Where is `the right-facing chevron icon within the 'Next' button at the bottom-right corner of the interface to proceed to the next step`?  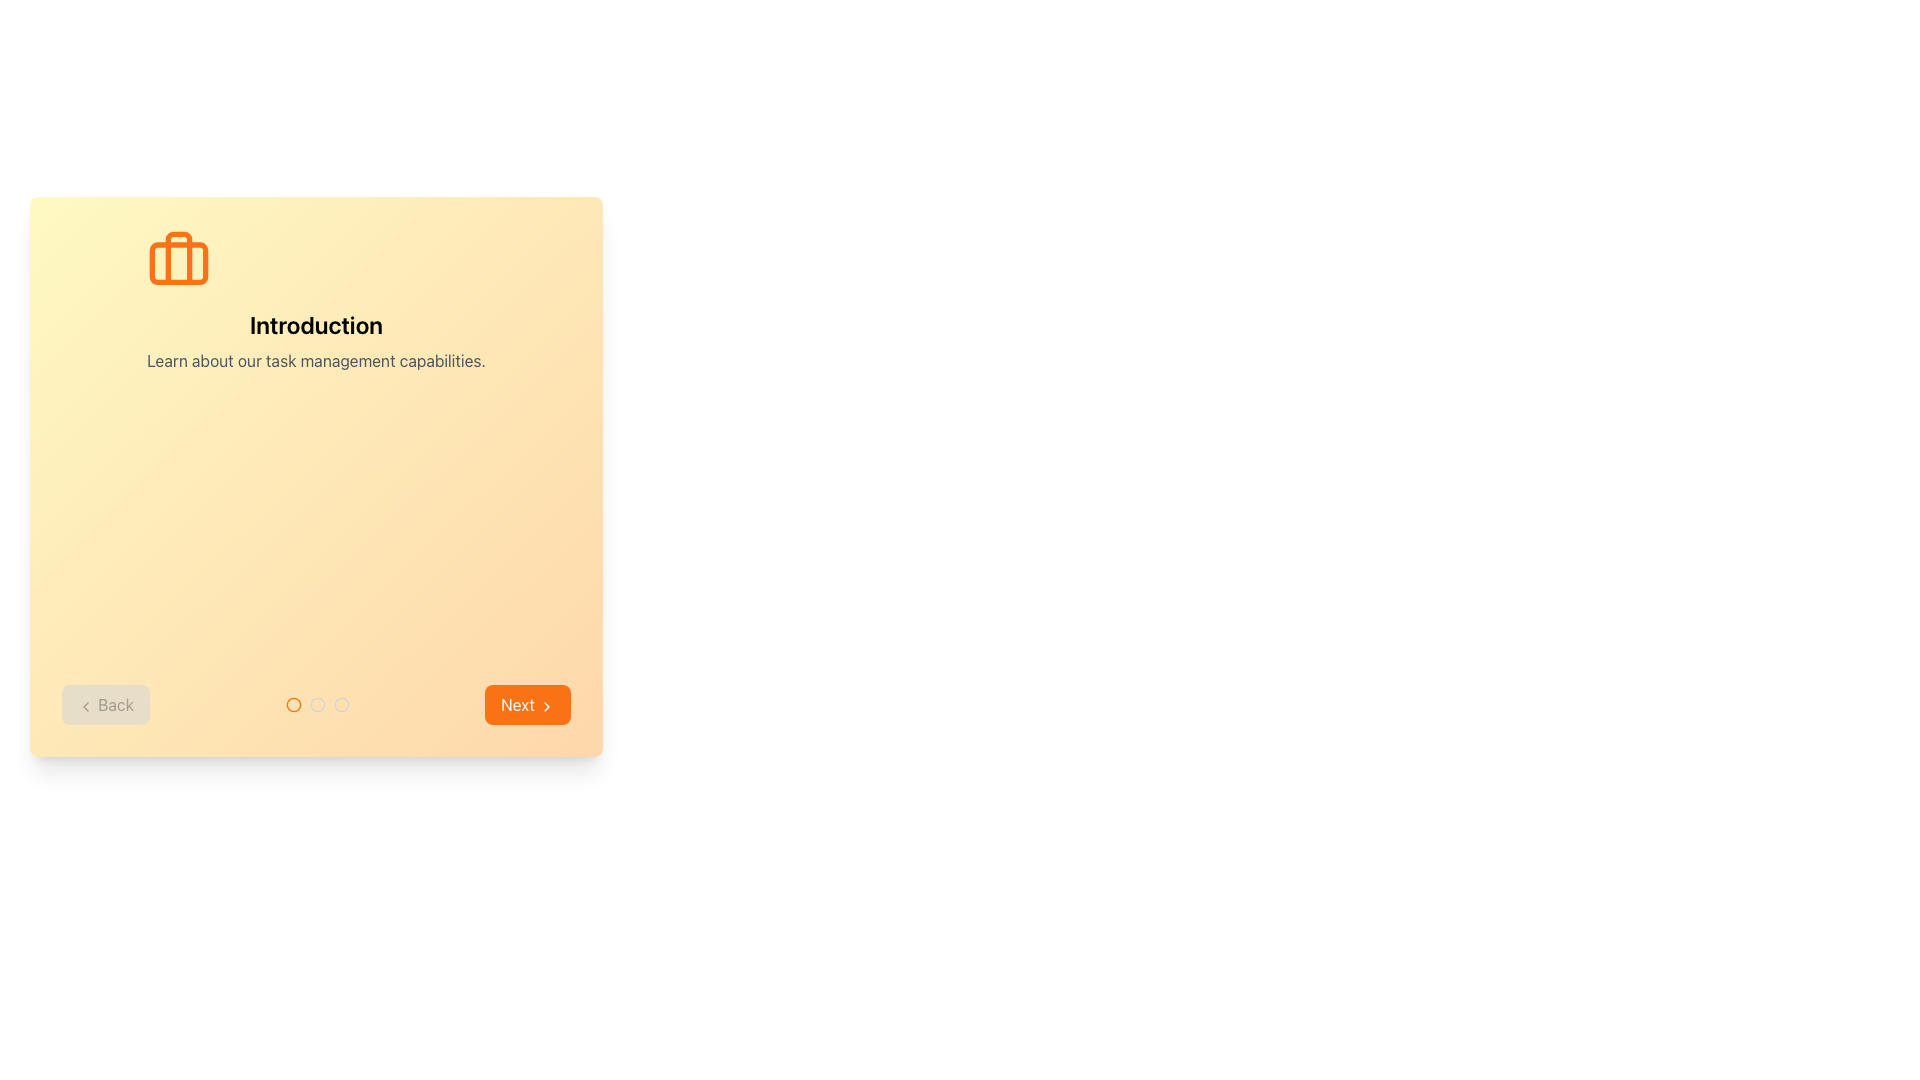
the right-facing chevron icon within the 'Next' button at the bottom-right corner of the interface to proceed to the next step is located at coordinates (547, 705).